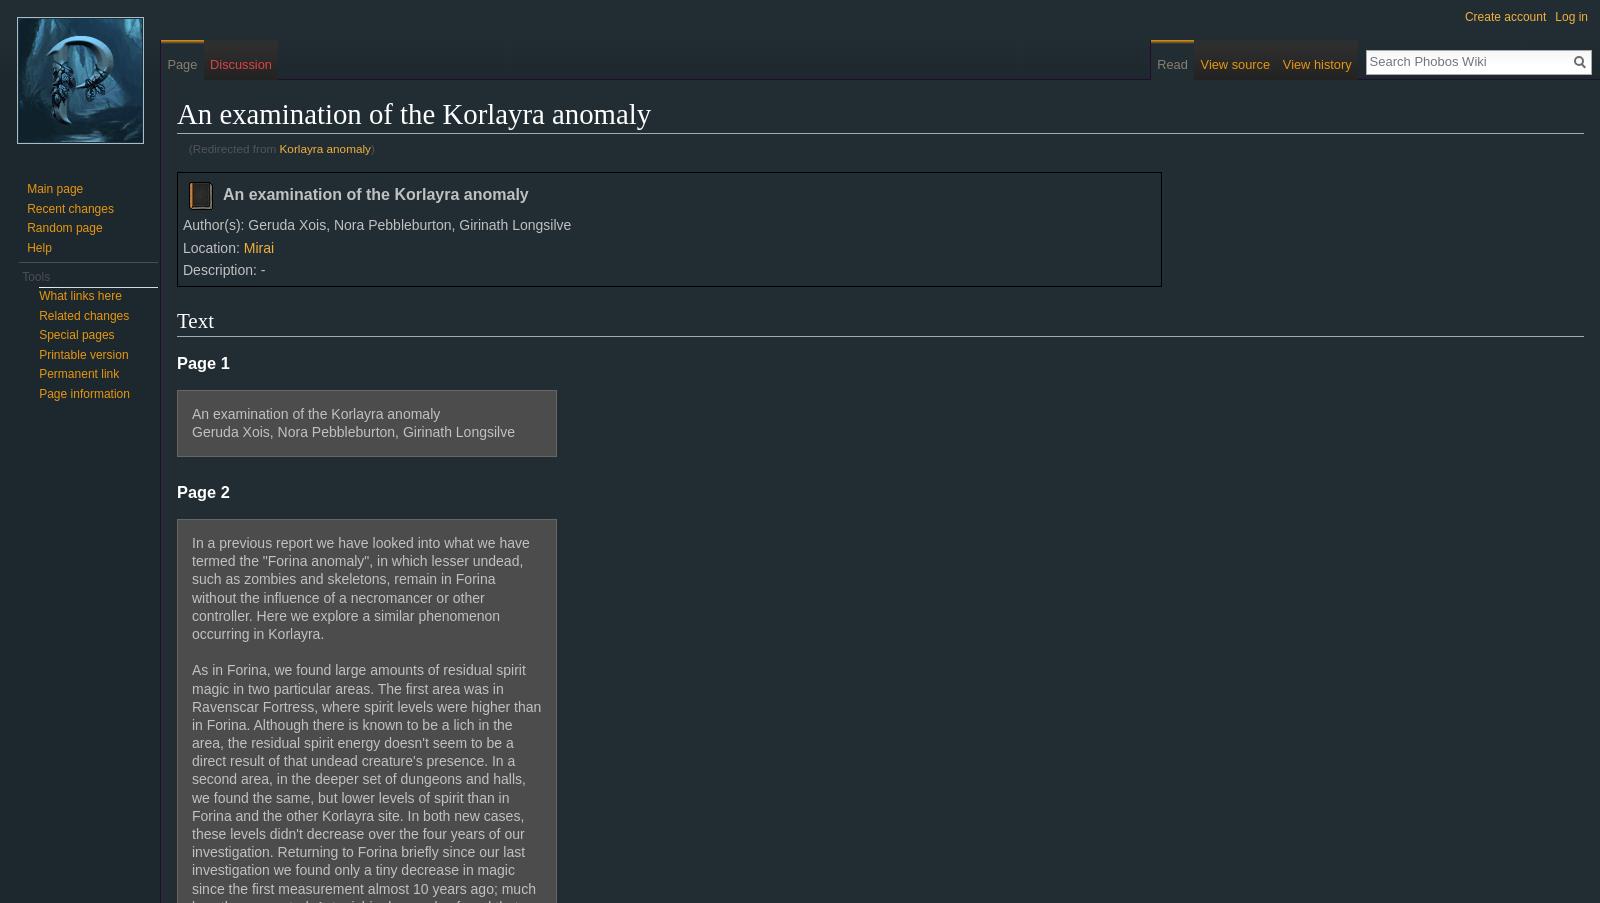  What do you see at coordinates (194, 320) in the screenshot?
I see `'Text'` at bounding box center [194, 320].